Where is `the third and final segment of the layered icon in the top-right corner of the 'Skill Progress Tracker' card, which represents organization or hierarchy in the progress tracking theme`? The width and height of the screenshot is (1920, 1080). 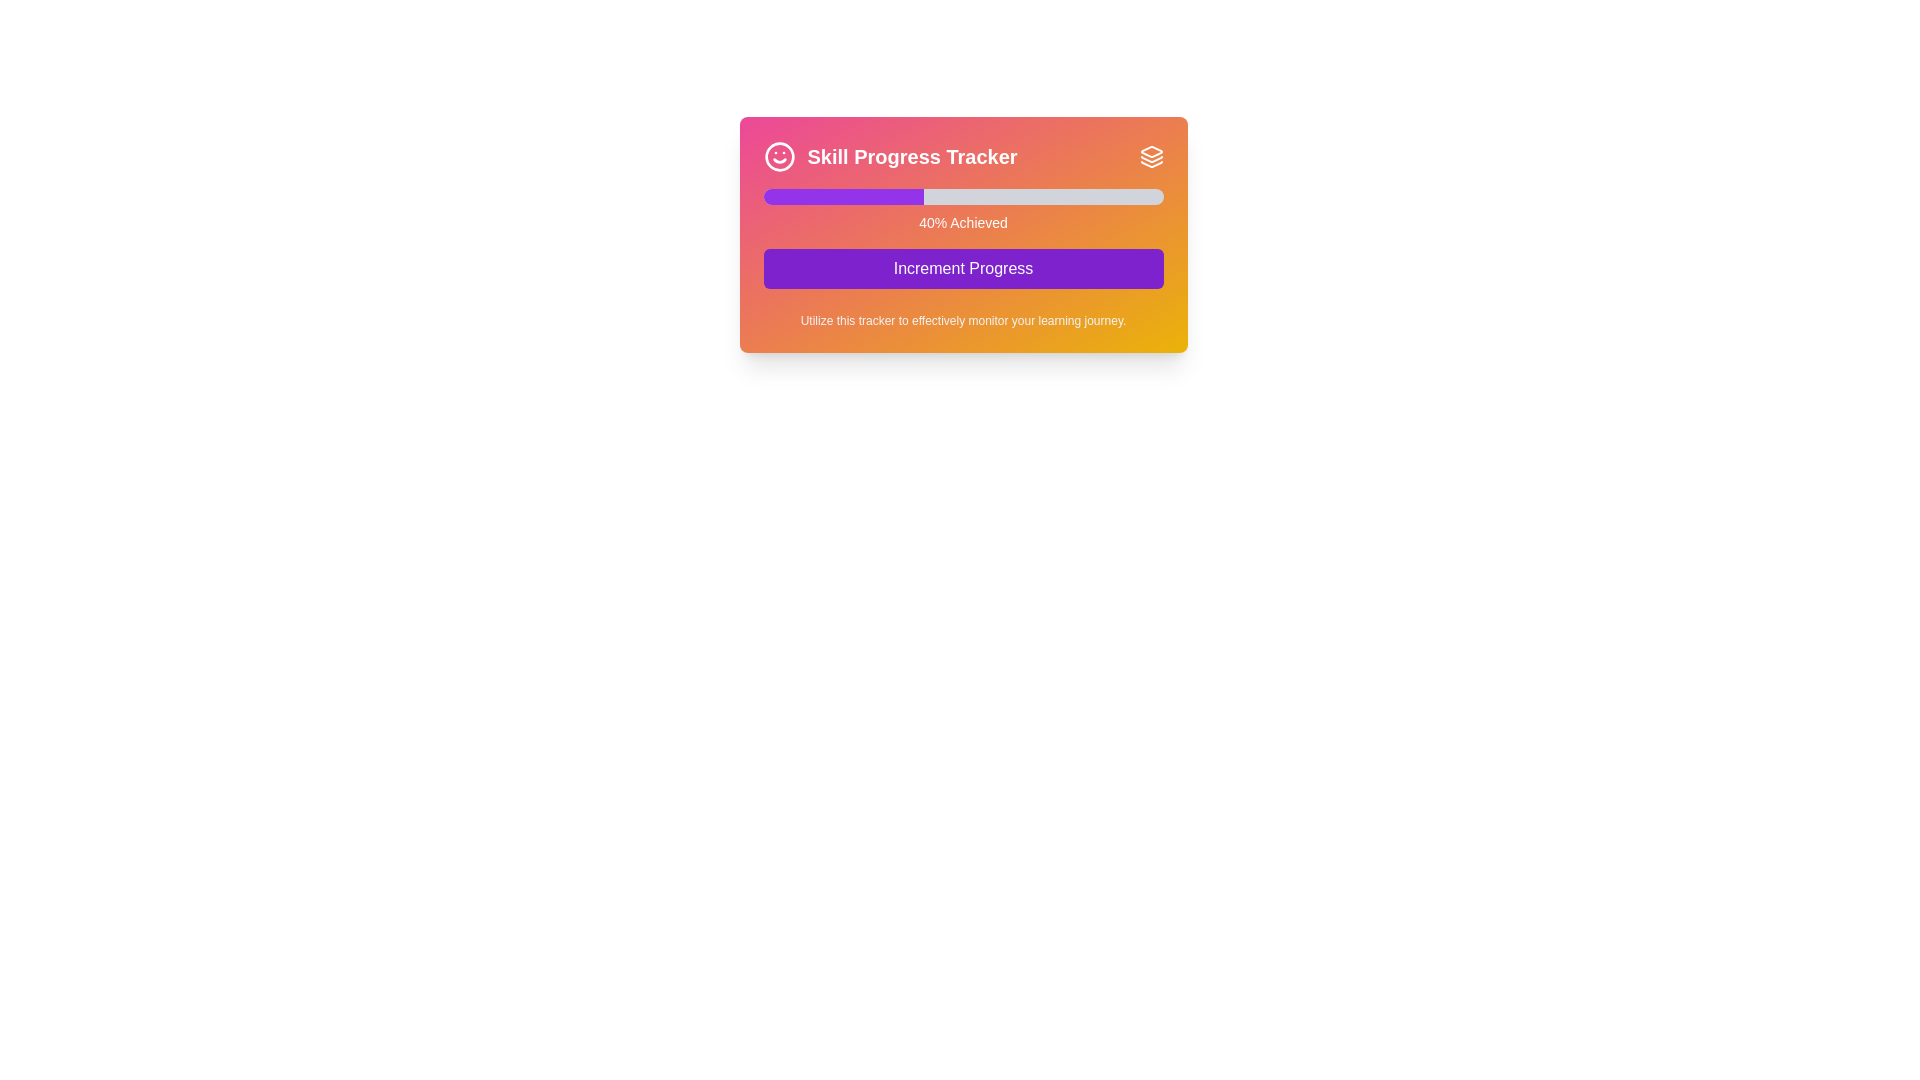 the third and final segment of the layered icon in the top-right corner of the 'Skill Progress Tracker' card, which represents organization or hierarchy in the progress tracking theme is located at coordinates (1151, 163).